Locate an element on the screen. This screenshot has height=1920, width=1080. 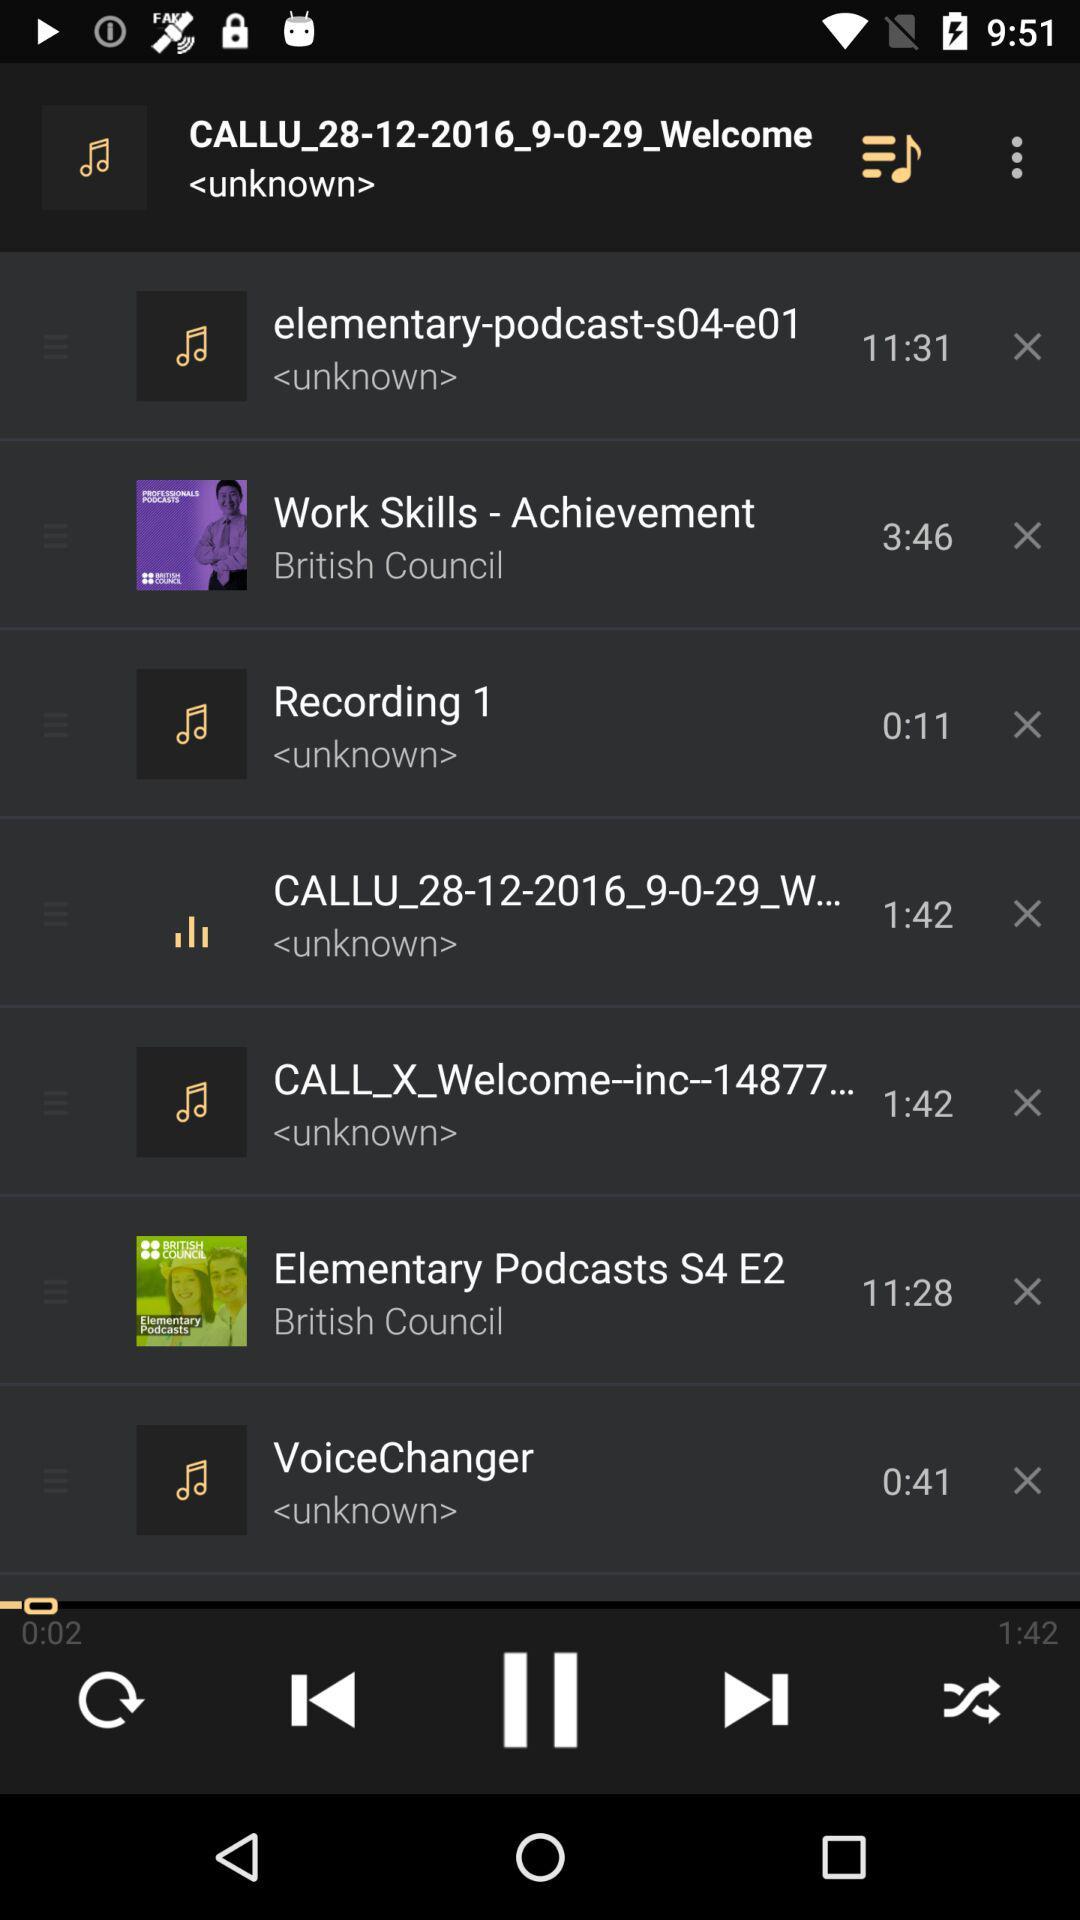
the close icon is located at coordinates (971, 1698).